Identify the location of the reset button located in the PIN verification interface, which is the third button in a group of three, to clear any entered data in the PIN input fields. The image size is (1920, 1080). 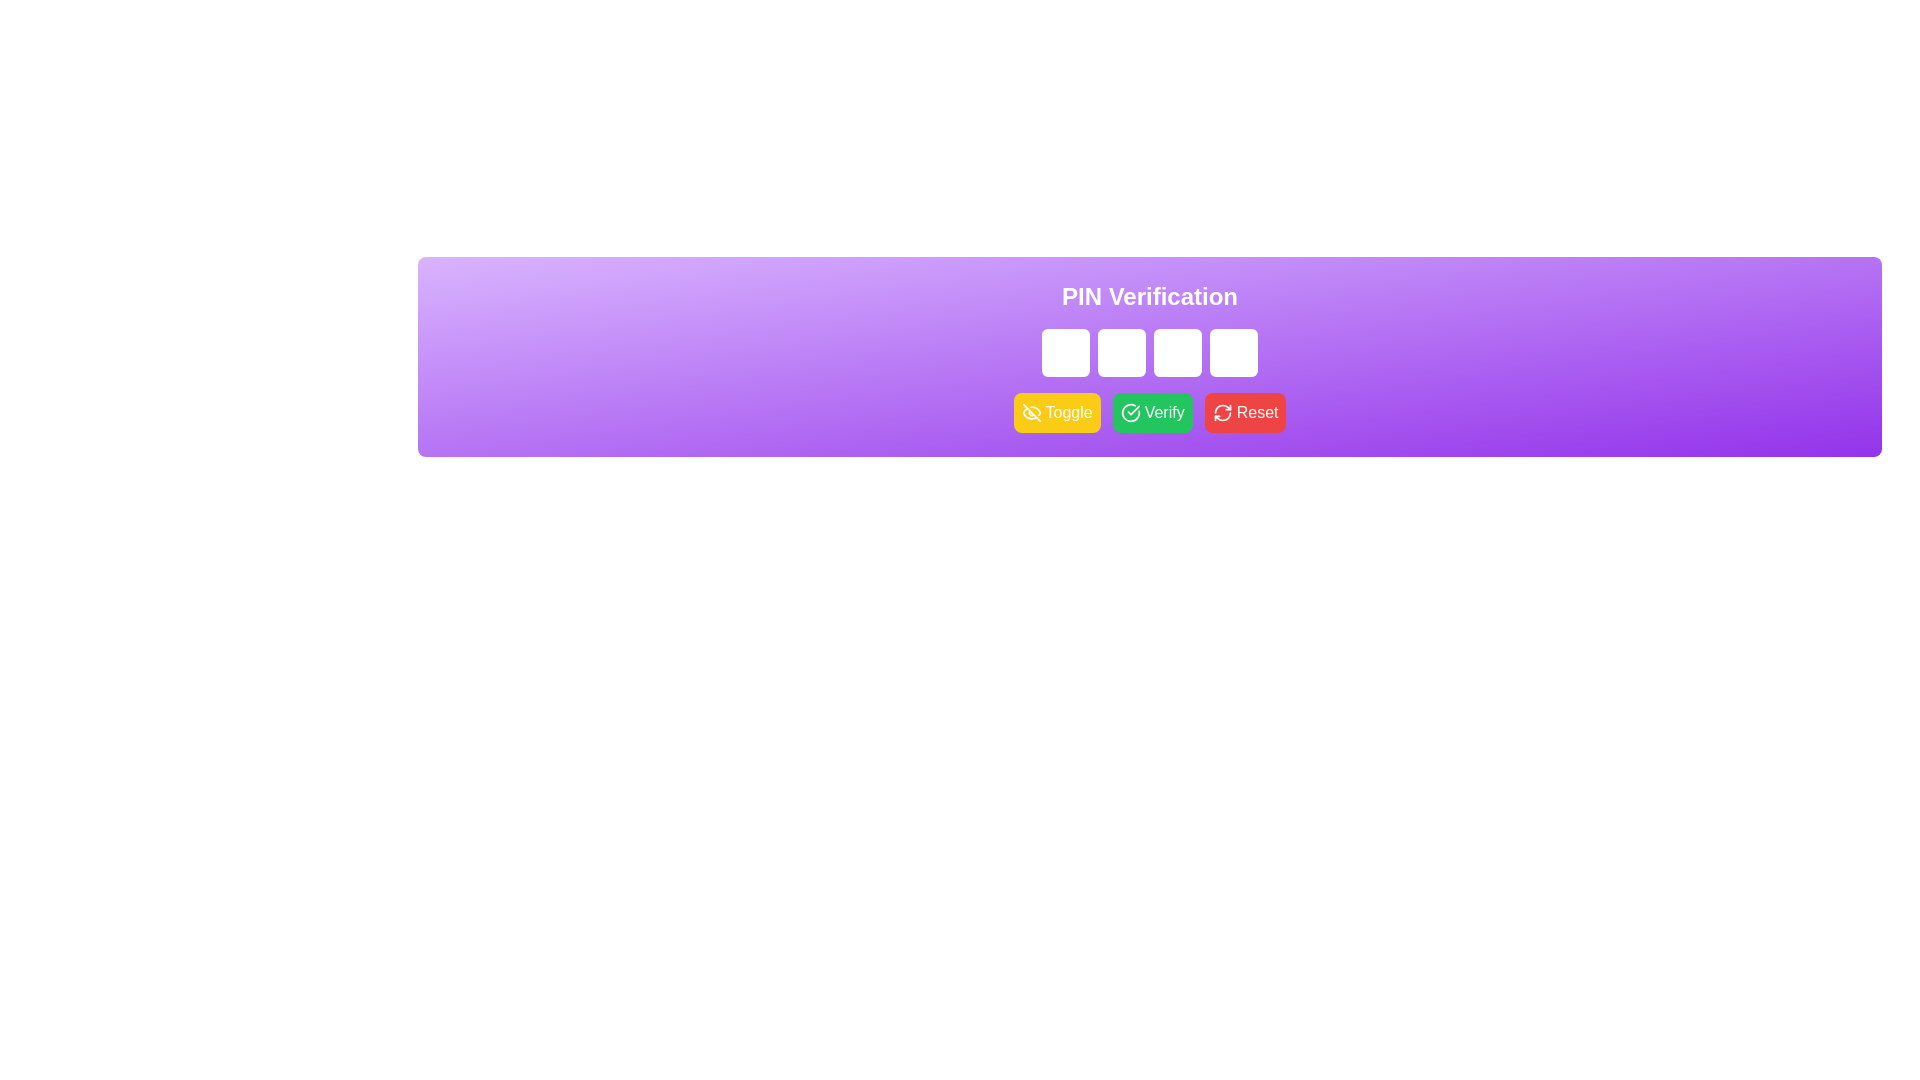
(1244, 411).